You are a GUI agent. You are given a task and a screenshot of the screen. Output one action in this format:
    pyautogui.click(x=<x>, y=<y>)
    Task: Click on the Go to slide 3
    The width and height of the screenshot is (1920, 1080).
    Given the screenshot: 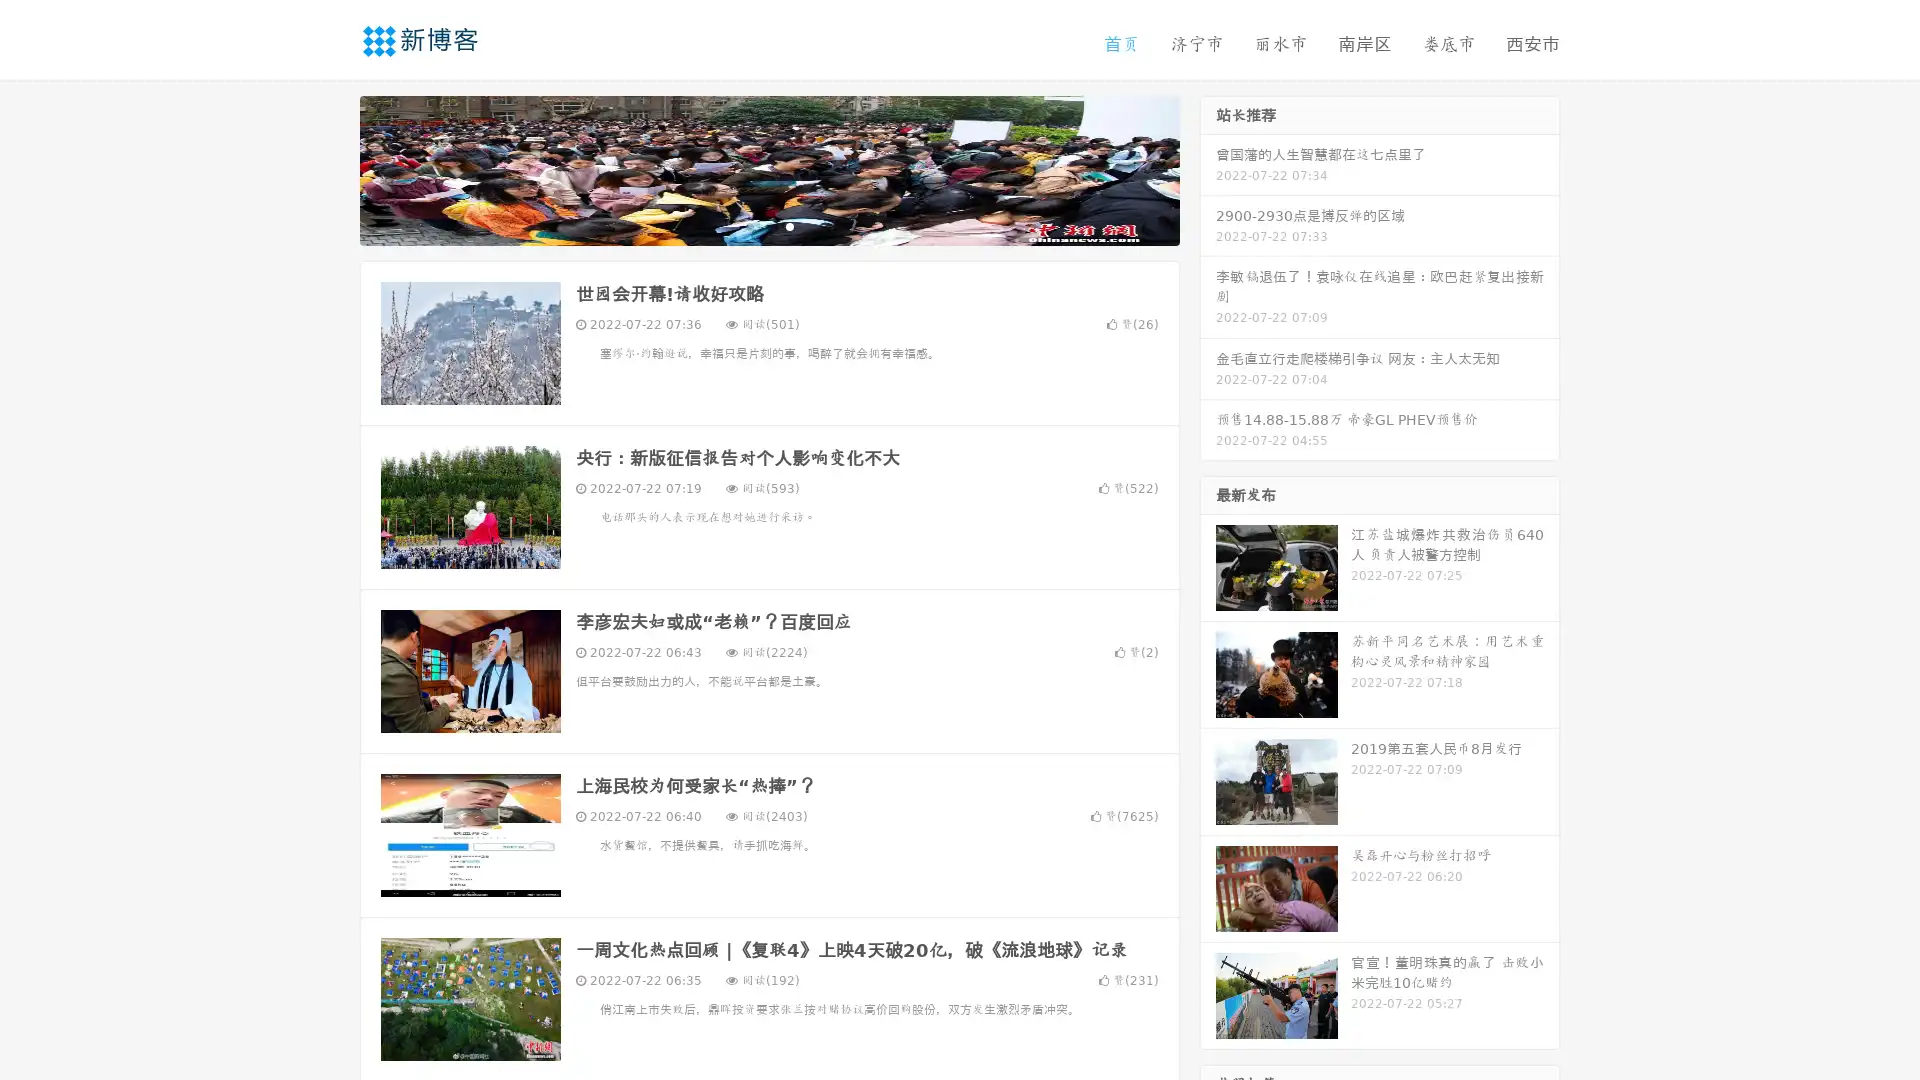 What is the action you would take?
    pyautogui.click(x=789, y=225)
    